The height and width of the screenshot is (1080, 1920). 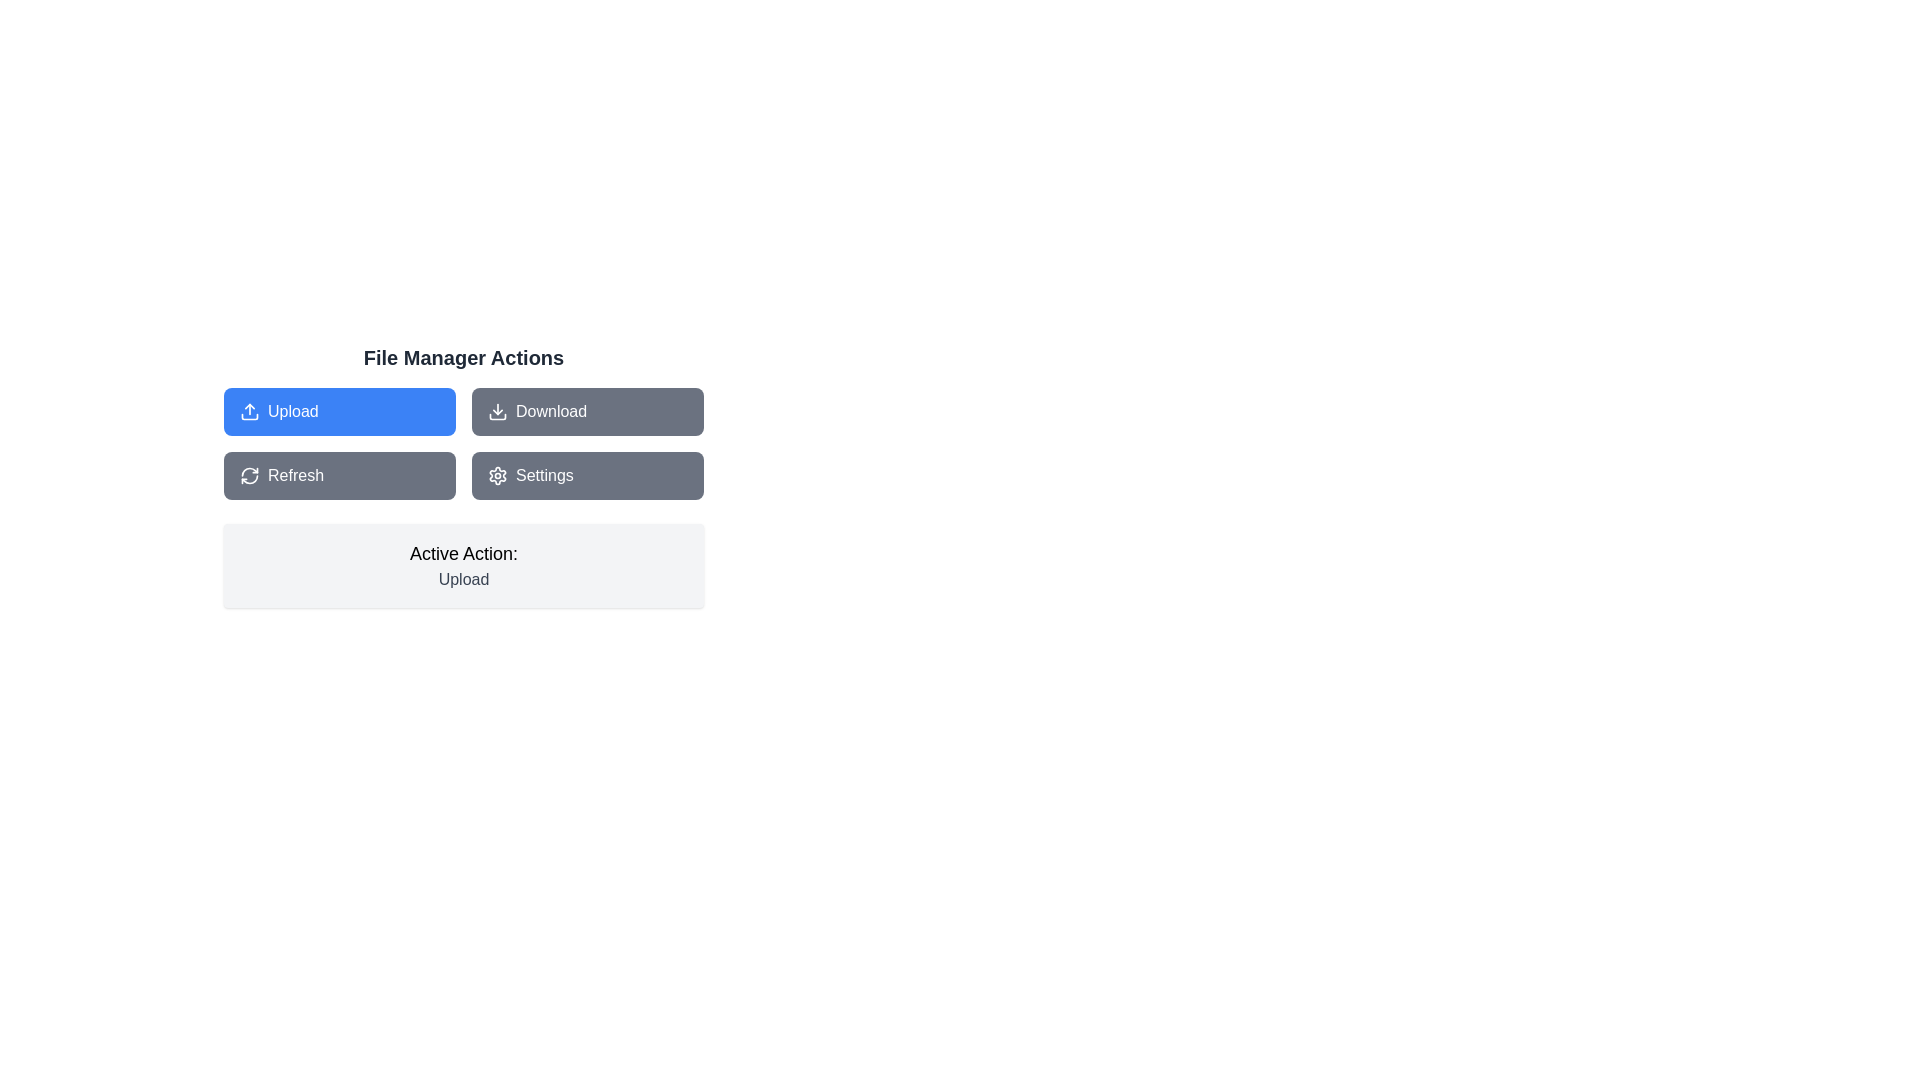 I want to click on text 'Upload' within the button that has a blue background and is styled with white font color, indicating it is active or selected, so click(x=292, y=411).